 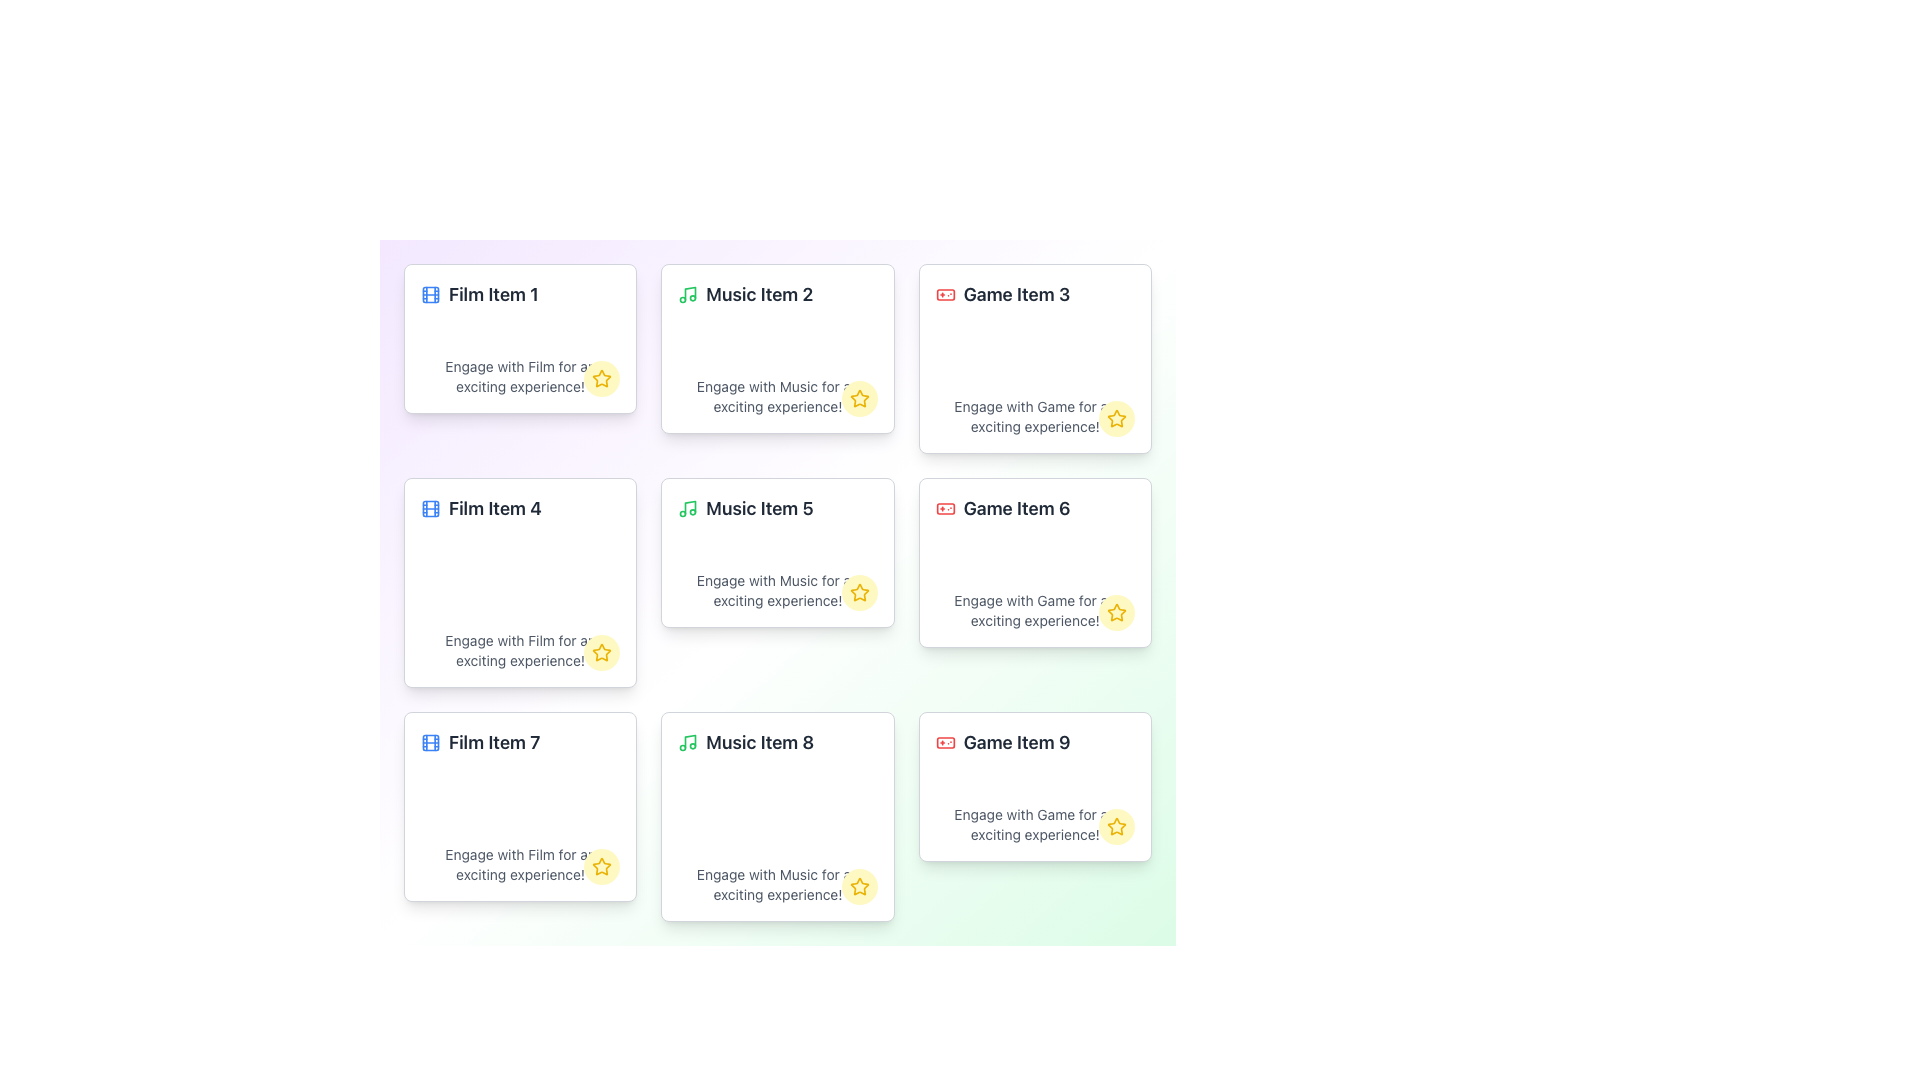 What do you see at coordinates (758, 508) in the screenshot?
I see `the text label that identifies a music-related item, located in the middle column of the second row of content cards` at bounding box center [758, 508].